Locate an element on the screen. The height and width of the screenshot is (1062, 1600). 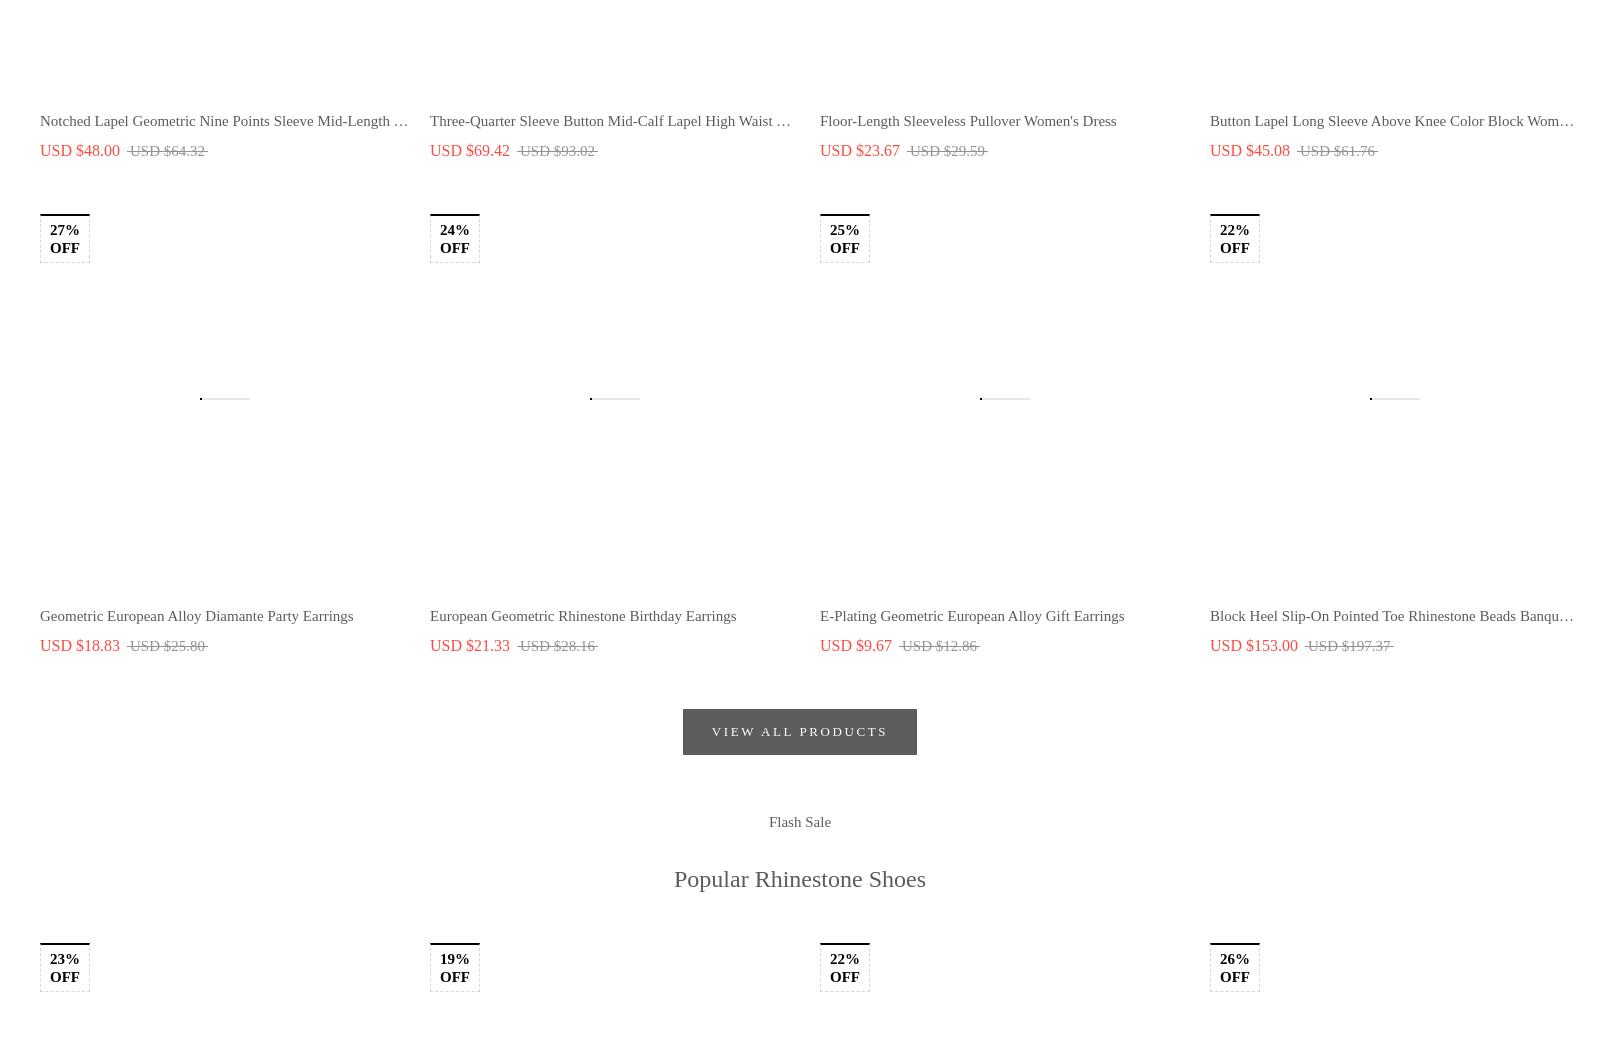
'Be the first to experience new products, special deals, exclusive content, events and more!' is located at coordinates (736, 444).